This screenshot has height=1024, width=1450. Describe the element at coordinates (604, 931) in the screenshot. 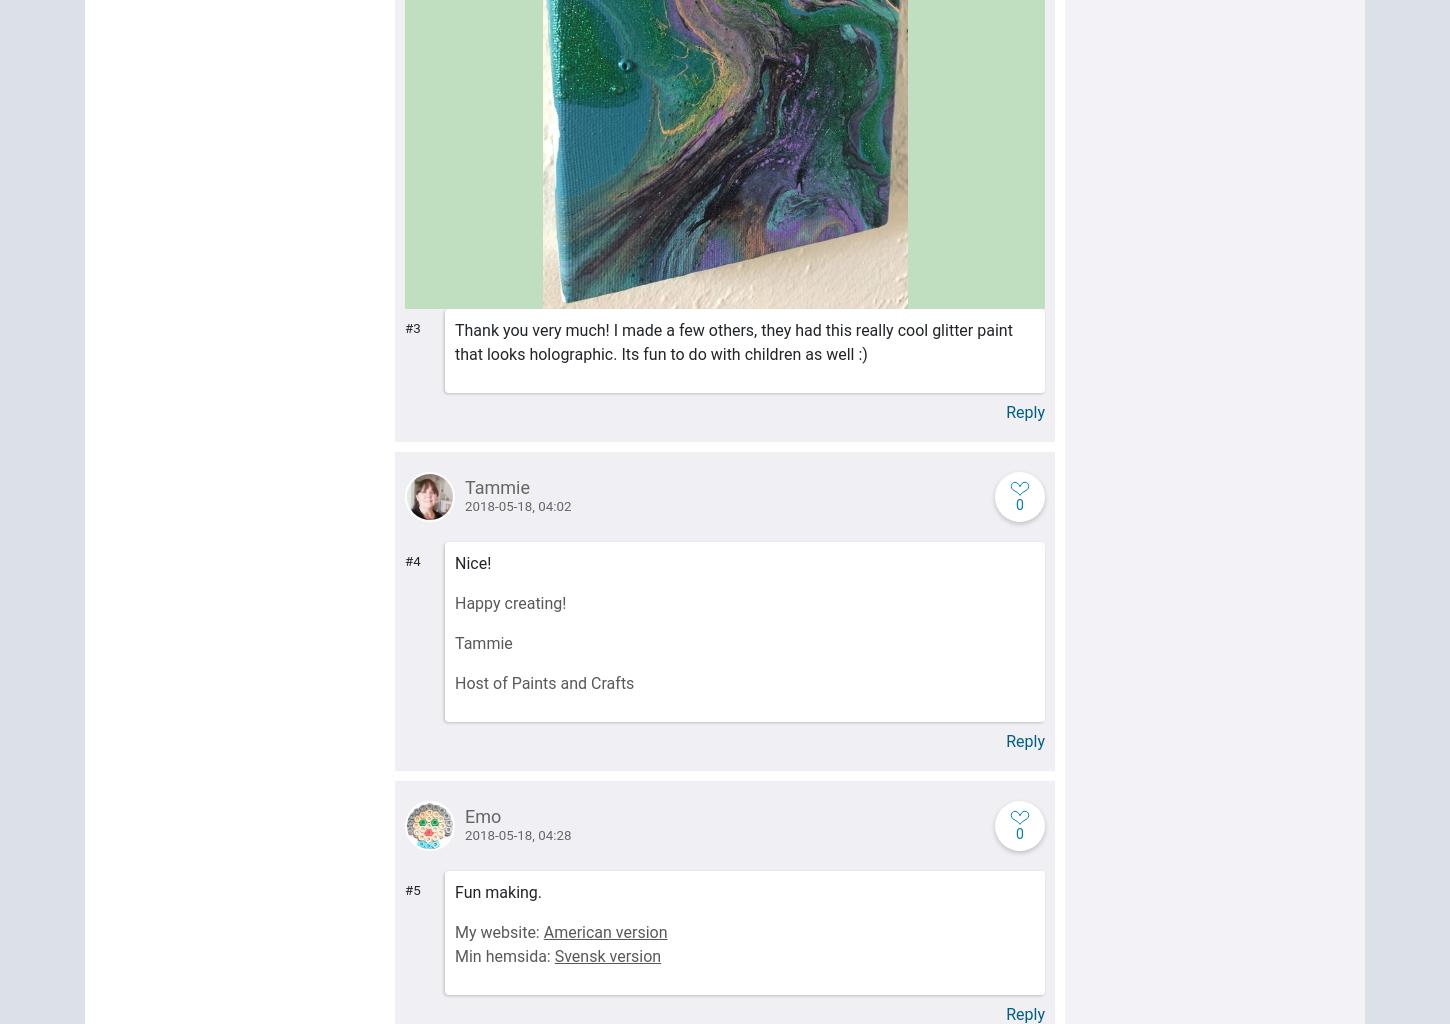

I see `'American version'` at that location.